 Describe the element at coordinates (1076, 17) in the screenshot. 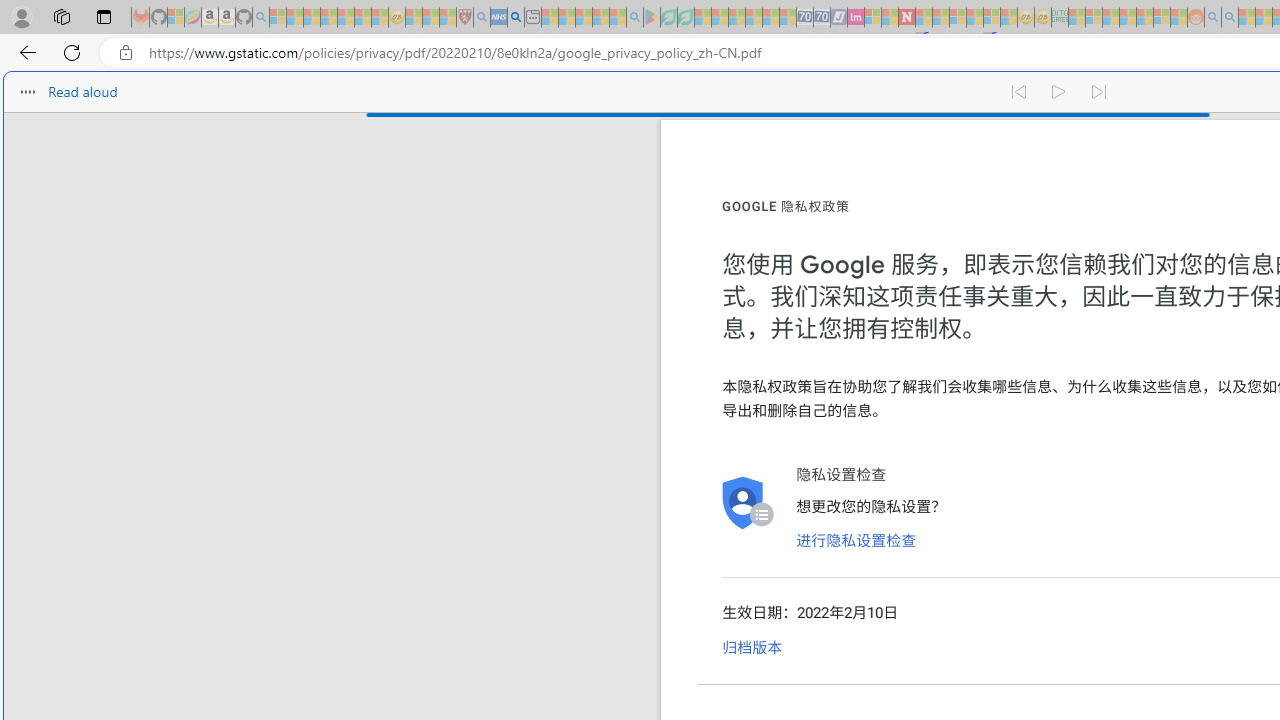

I see `'MSNBC - MSN - Sleeping'` at that location.